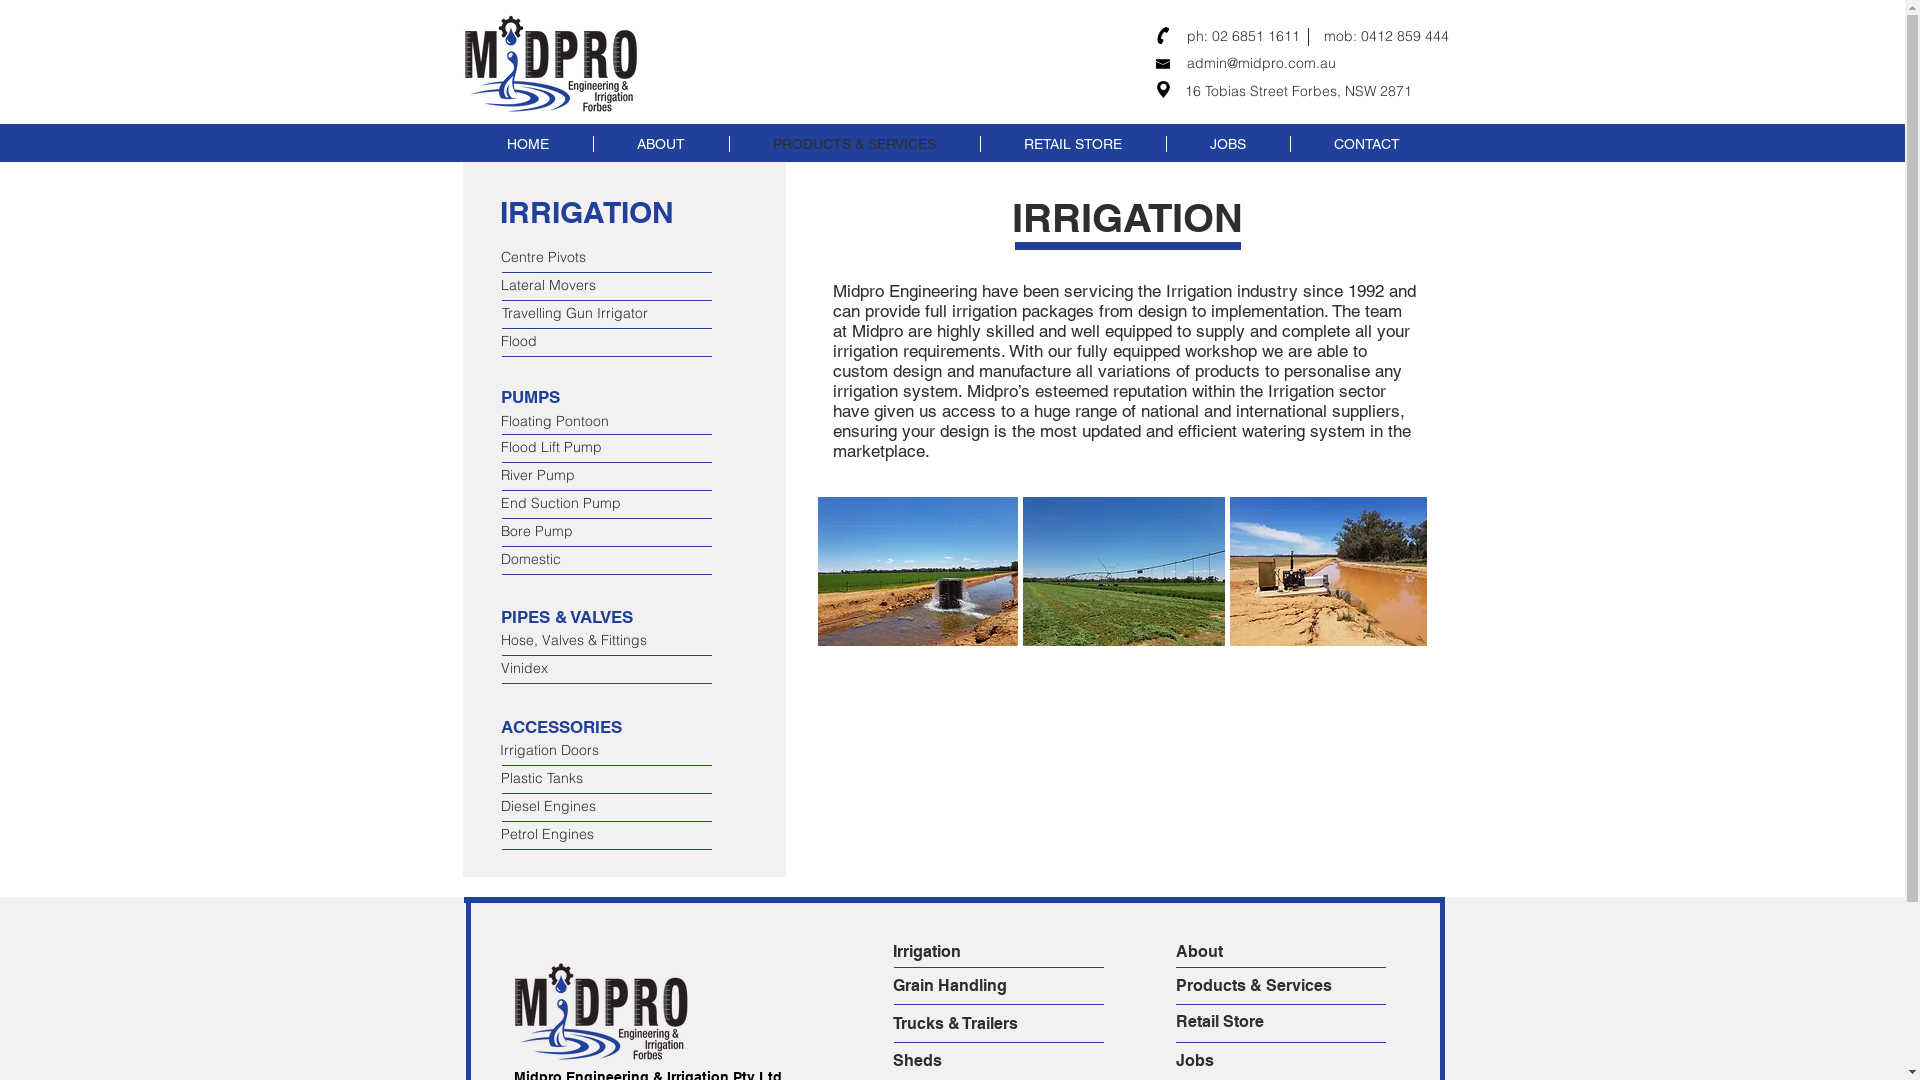 The height and width of the screenshot is (1080, 1920). What do you see at coordinates (1176, 1060) in the screenshot?
I see `'Jobs'` at bounding box center [1176, 1060].